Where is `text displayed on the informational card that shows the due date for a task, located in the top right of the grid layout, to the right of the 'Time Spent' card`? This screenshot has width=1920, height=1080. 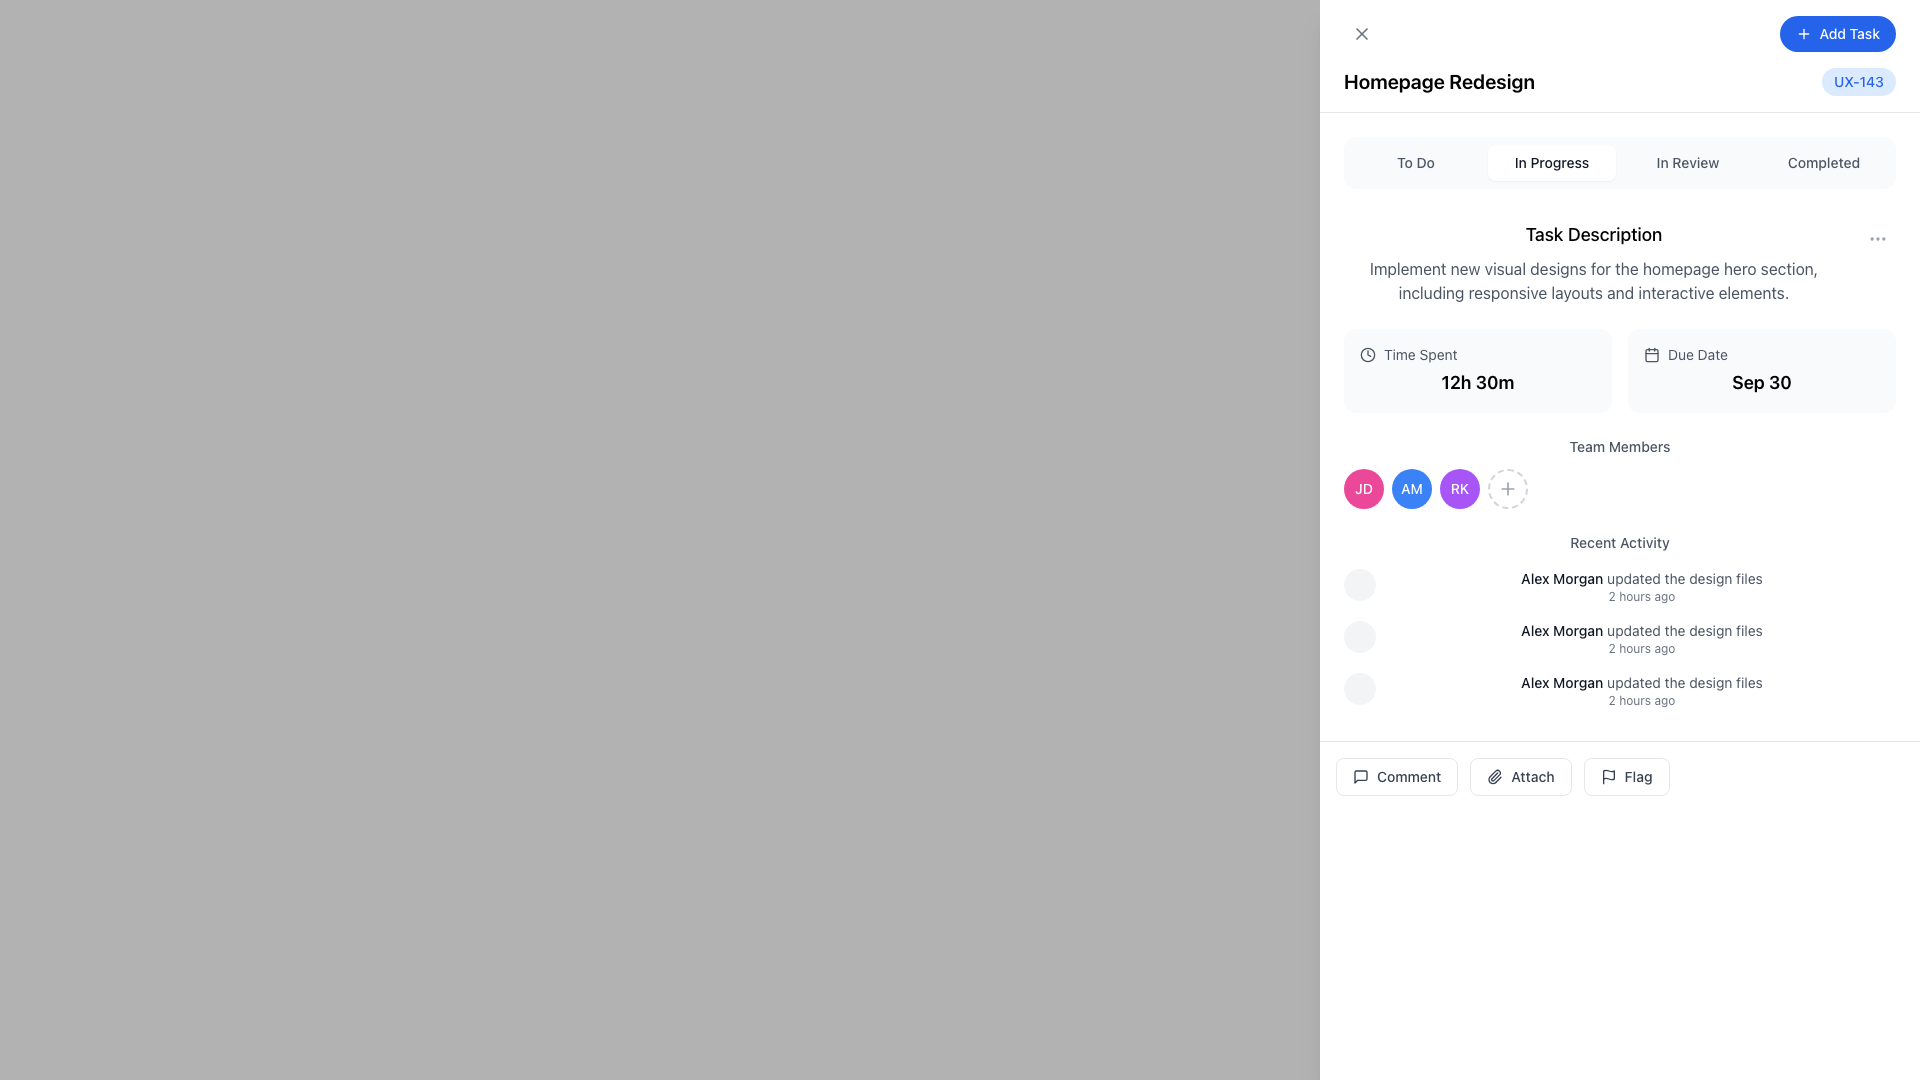
text displayed on the informational card that shows the due date for a task, located in the top right of the grid layout, to the right of the 'Time Spent' card is located at coordinates (1761, 370).